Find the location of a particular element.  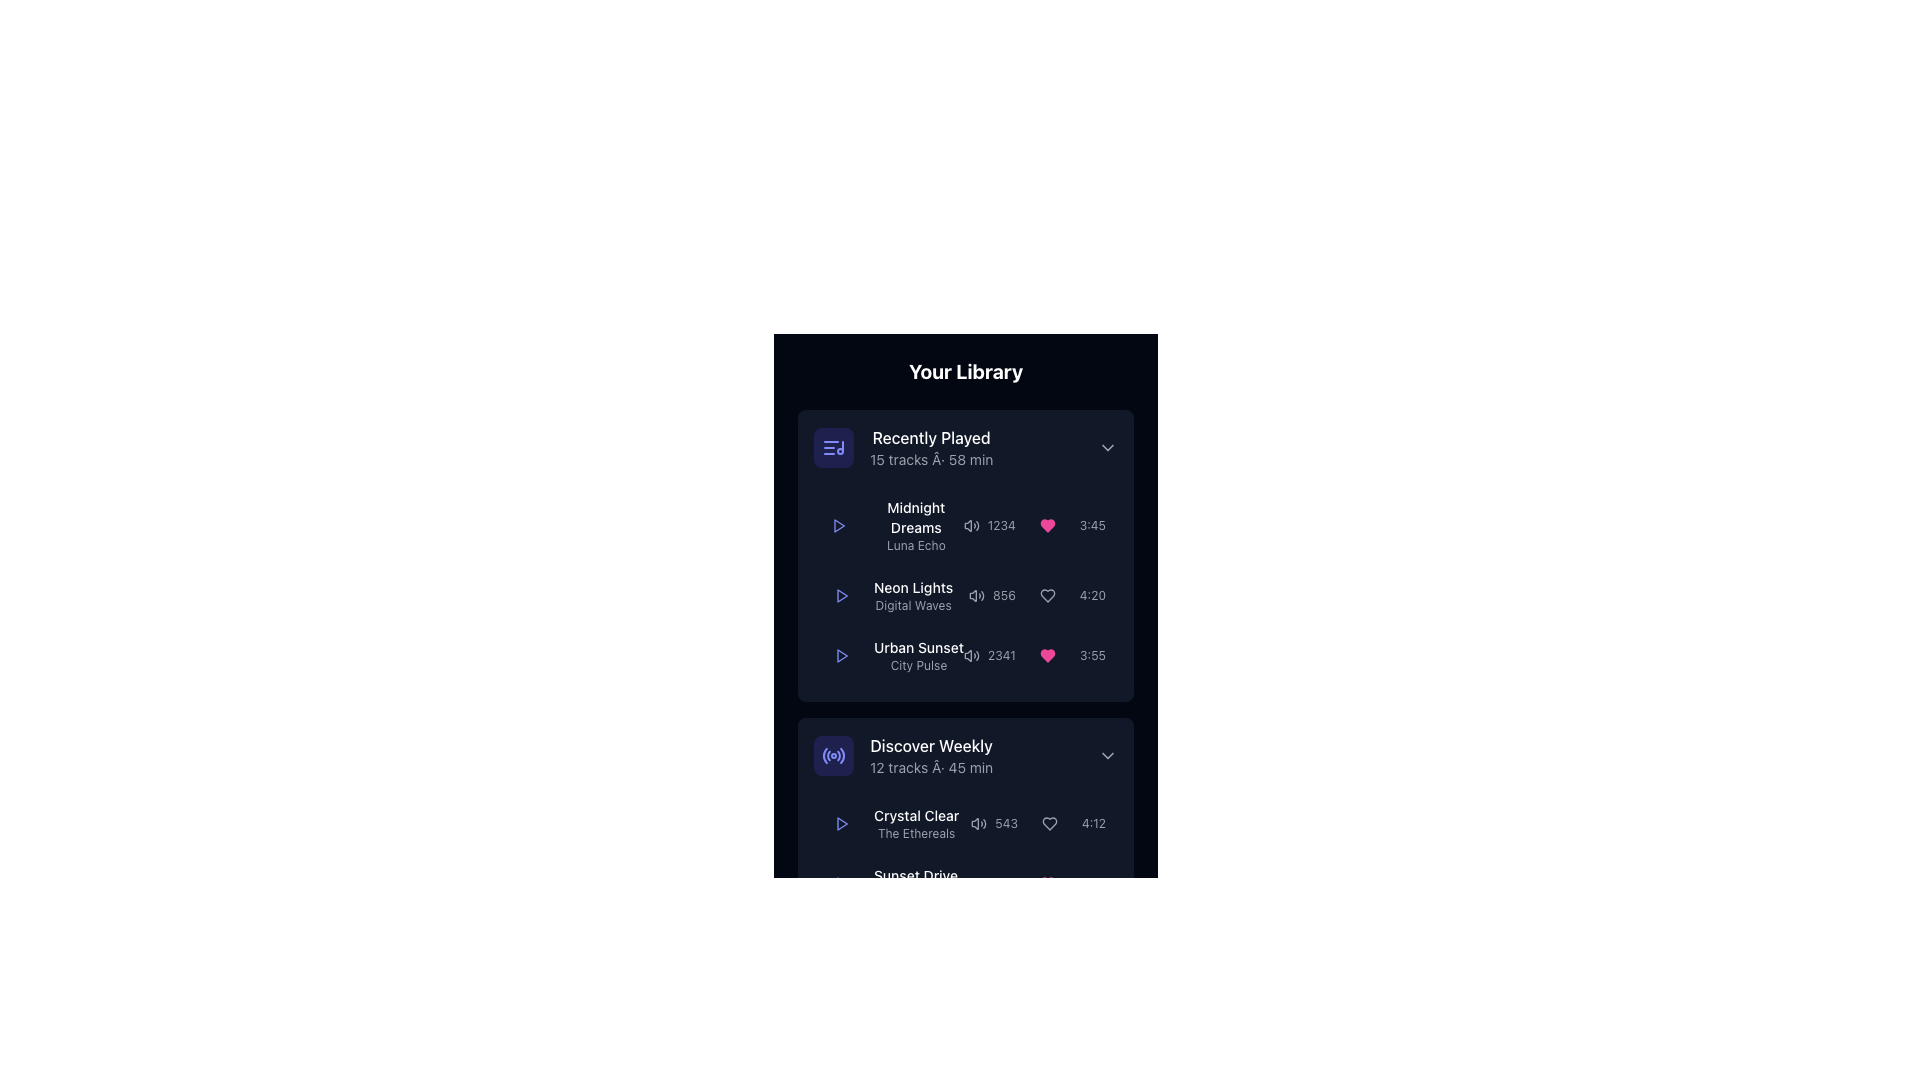

the Text Label that serves as the title for the second media entry in the 'Recently Played' list, positioned just above the subtitle 'Digital Waves' is located at coordinates (912, 586).